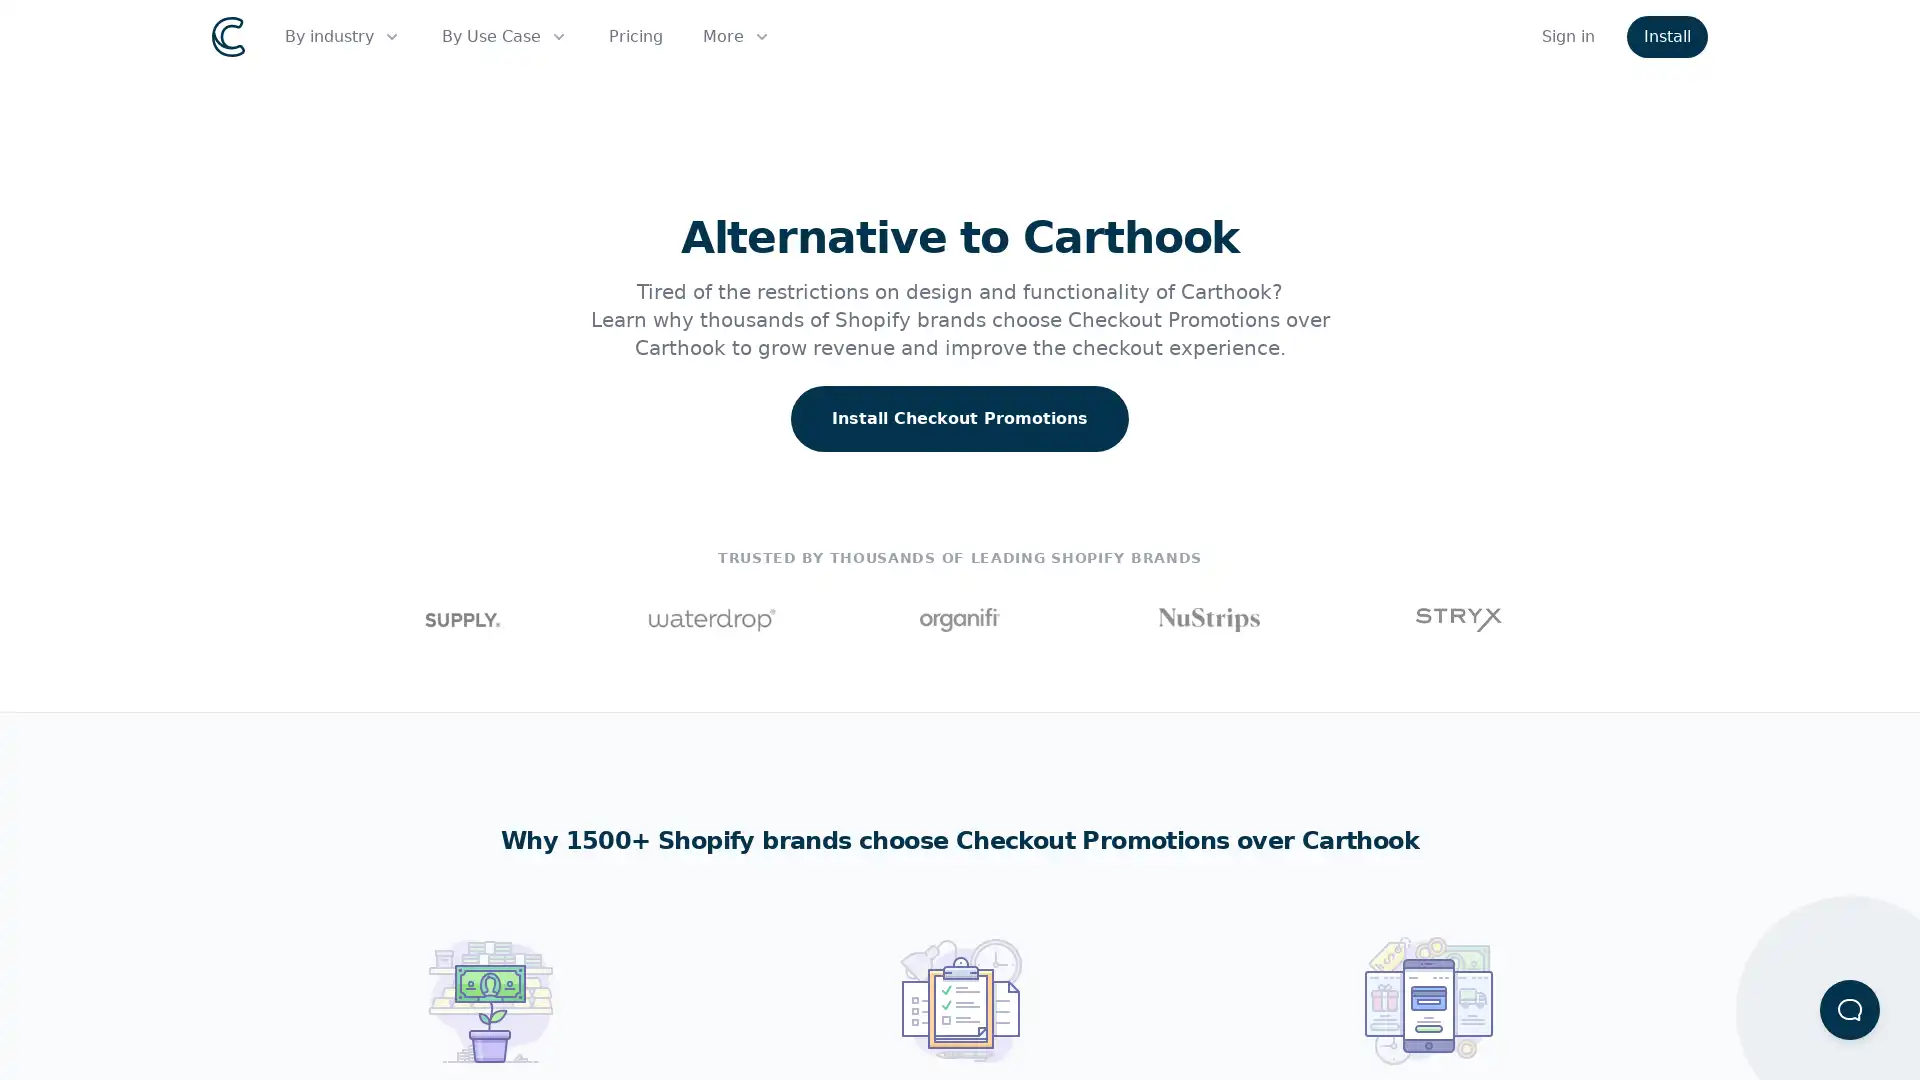  Describe the element at coordinates (505, 37) in the screenshot. I see `By Use Case` at that location.